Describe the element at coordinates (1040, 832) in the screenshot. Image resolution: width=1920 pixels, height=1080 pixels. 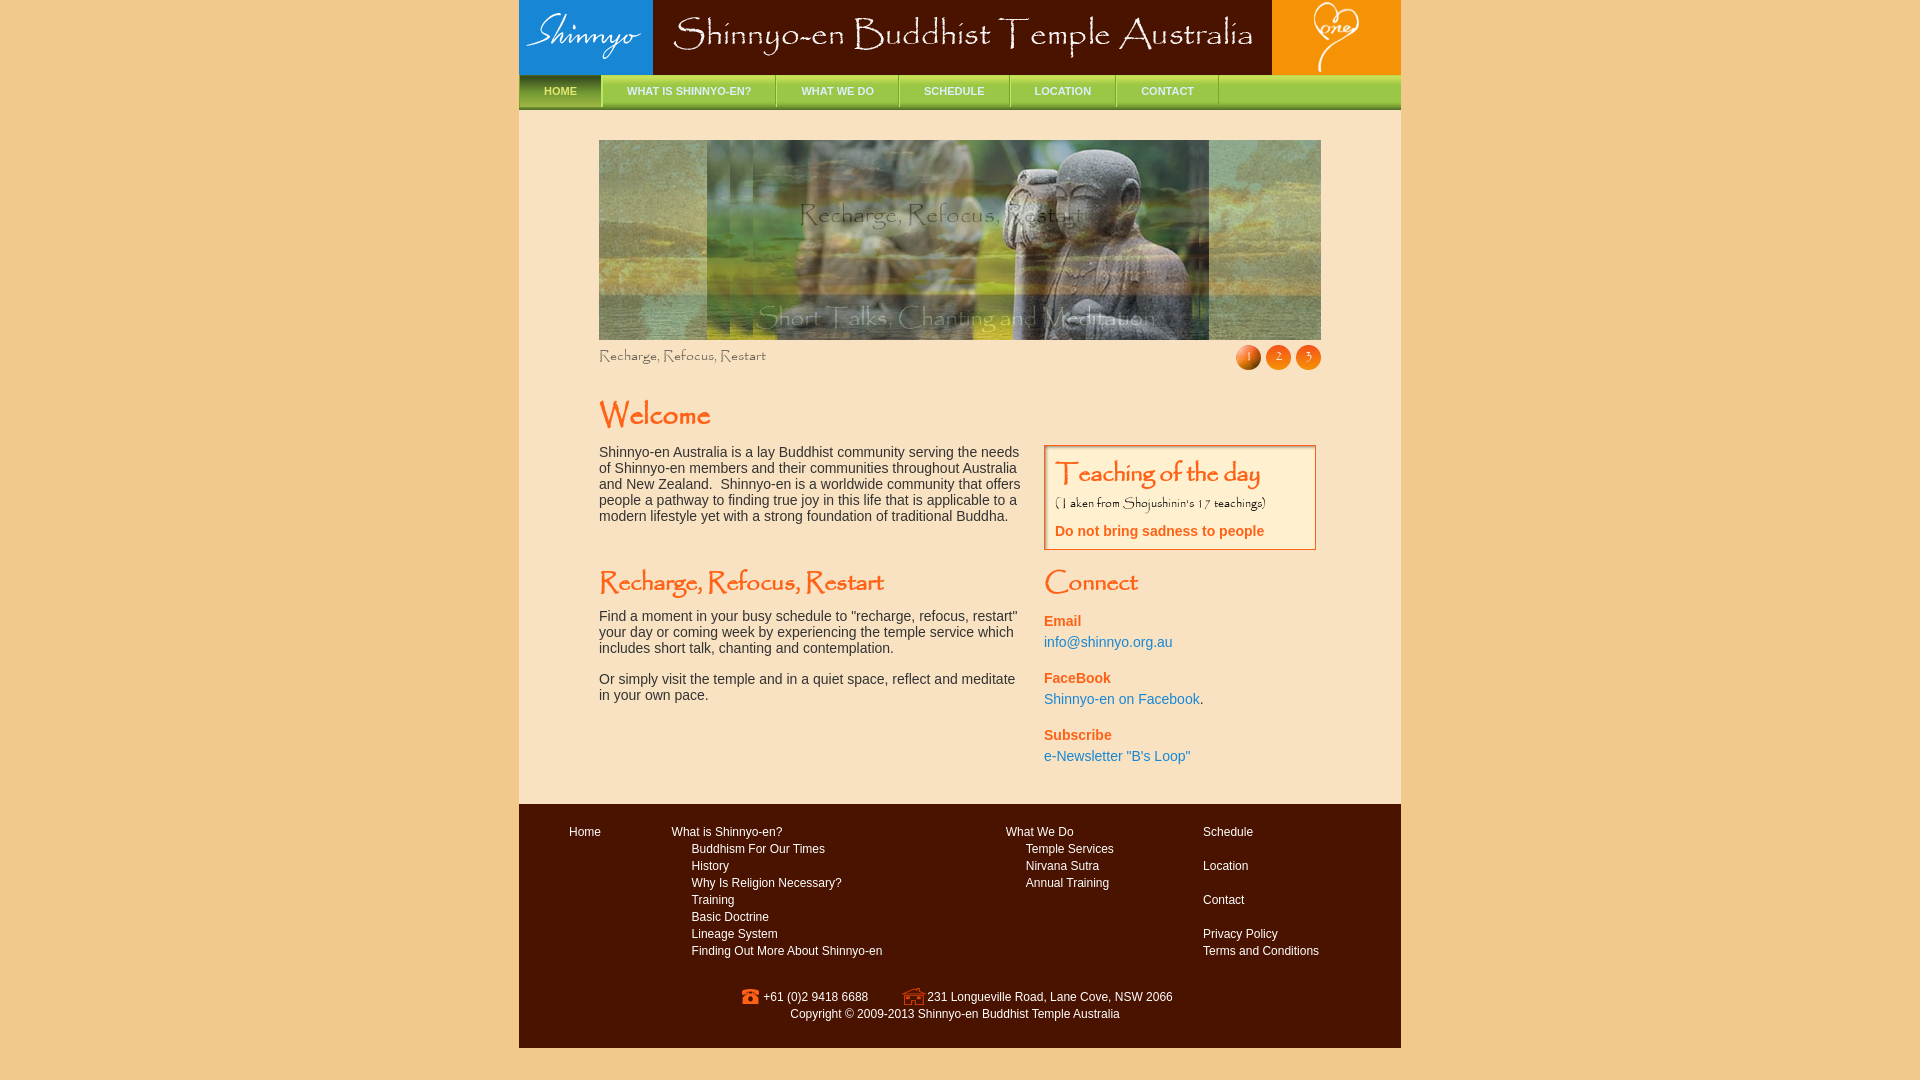
I see `'What We Do'` at that location.